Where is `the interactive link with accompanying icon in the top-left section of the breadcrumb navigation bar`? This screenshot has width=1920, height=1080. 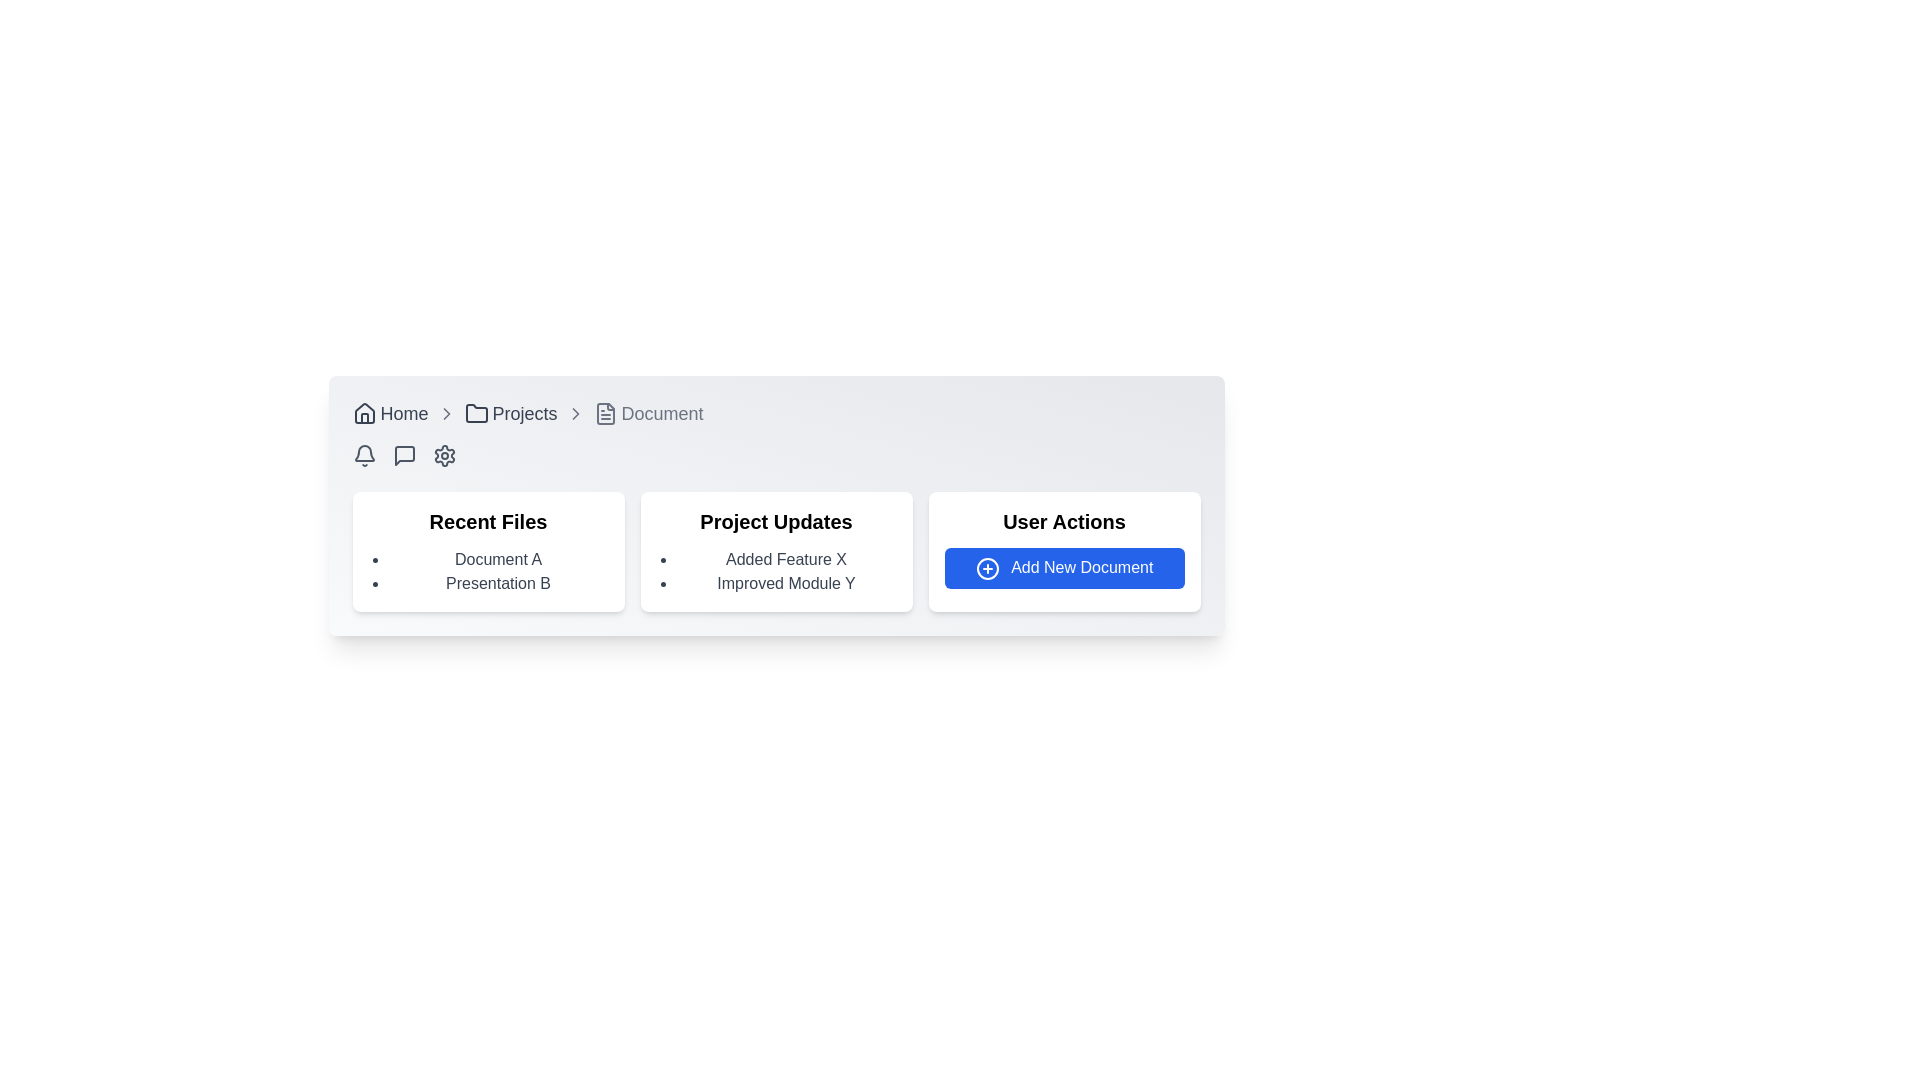
the interactive link with accompanying icon in the top-left section of the breadcrumb navigation bar is located at coordinates (390, 412).